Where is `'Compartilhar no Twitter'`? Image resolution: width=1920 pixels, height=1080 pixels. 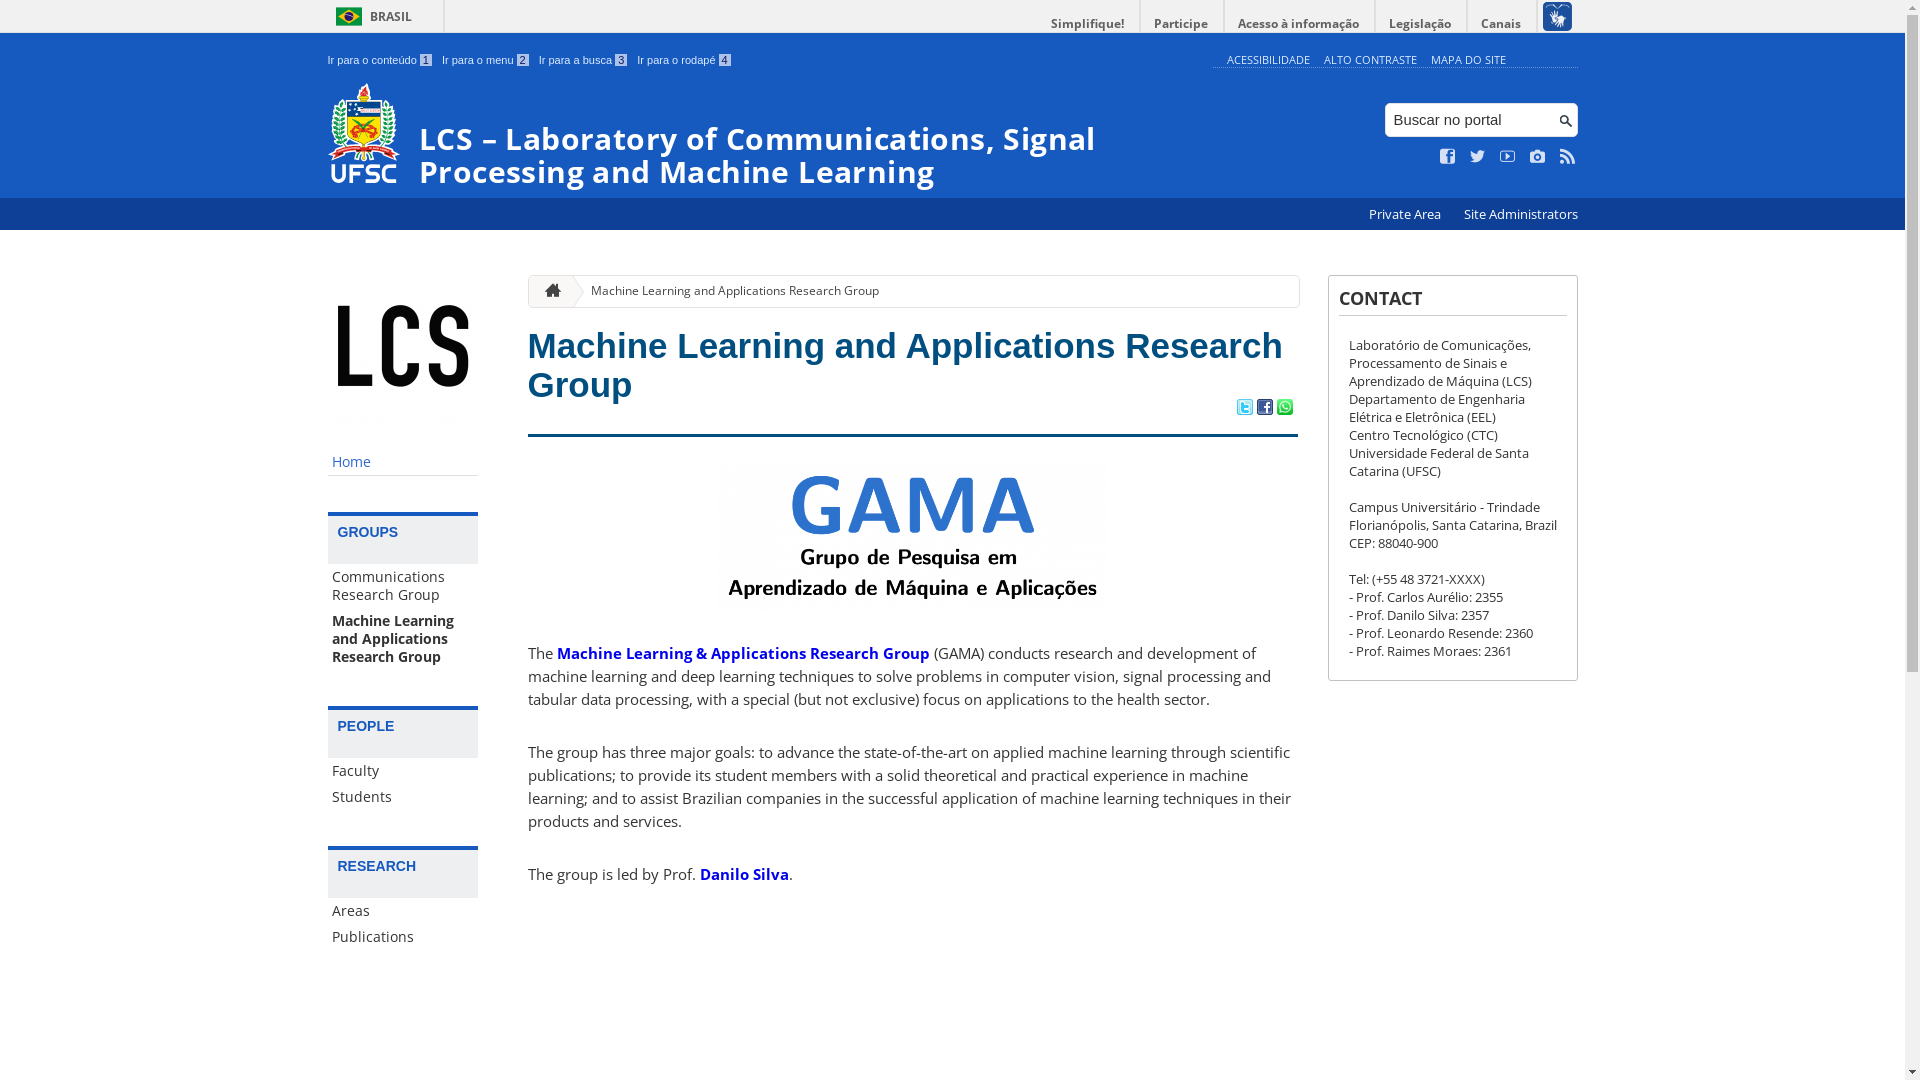
'Compartilhar no Twitter' is located at coordinates (1242, 407).